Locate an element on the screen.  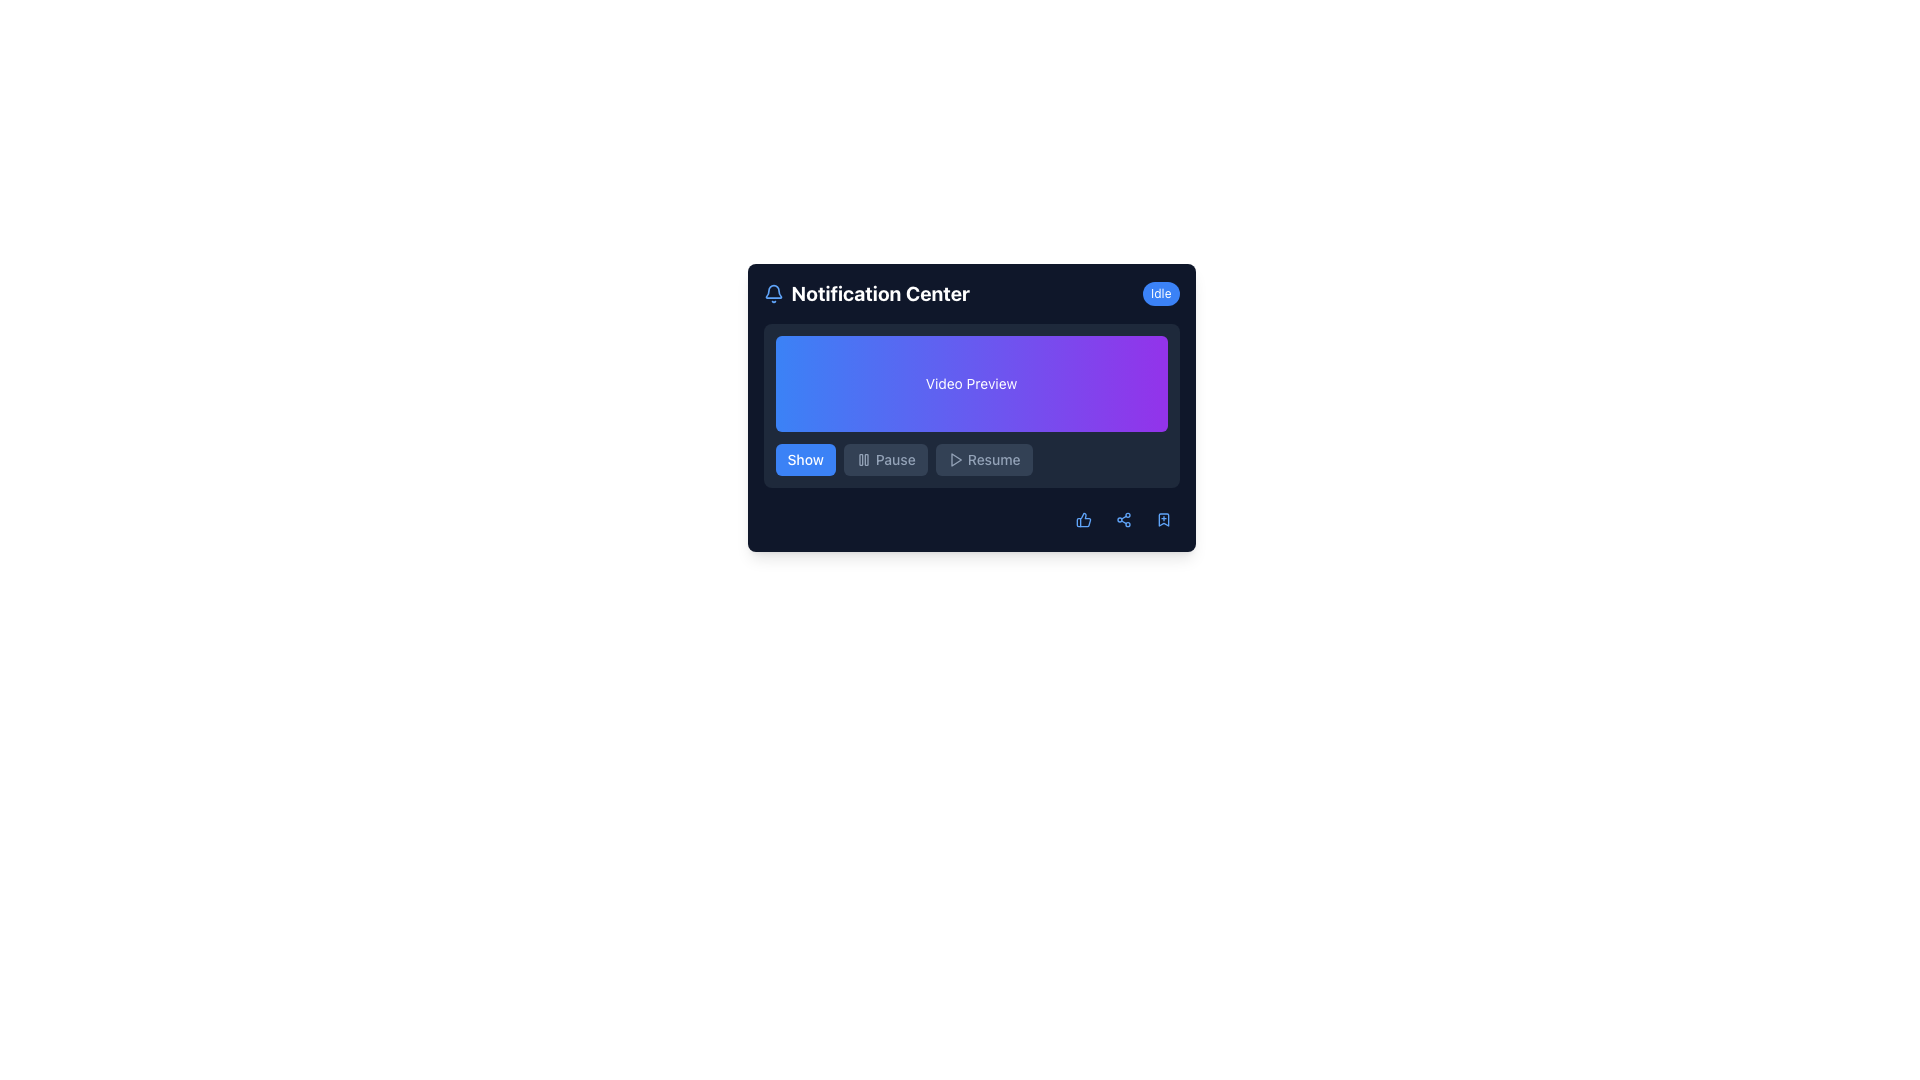
the Play Button icon located at the bottom-center of the interface is located at coordinates (955, 459).